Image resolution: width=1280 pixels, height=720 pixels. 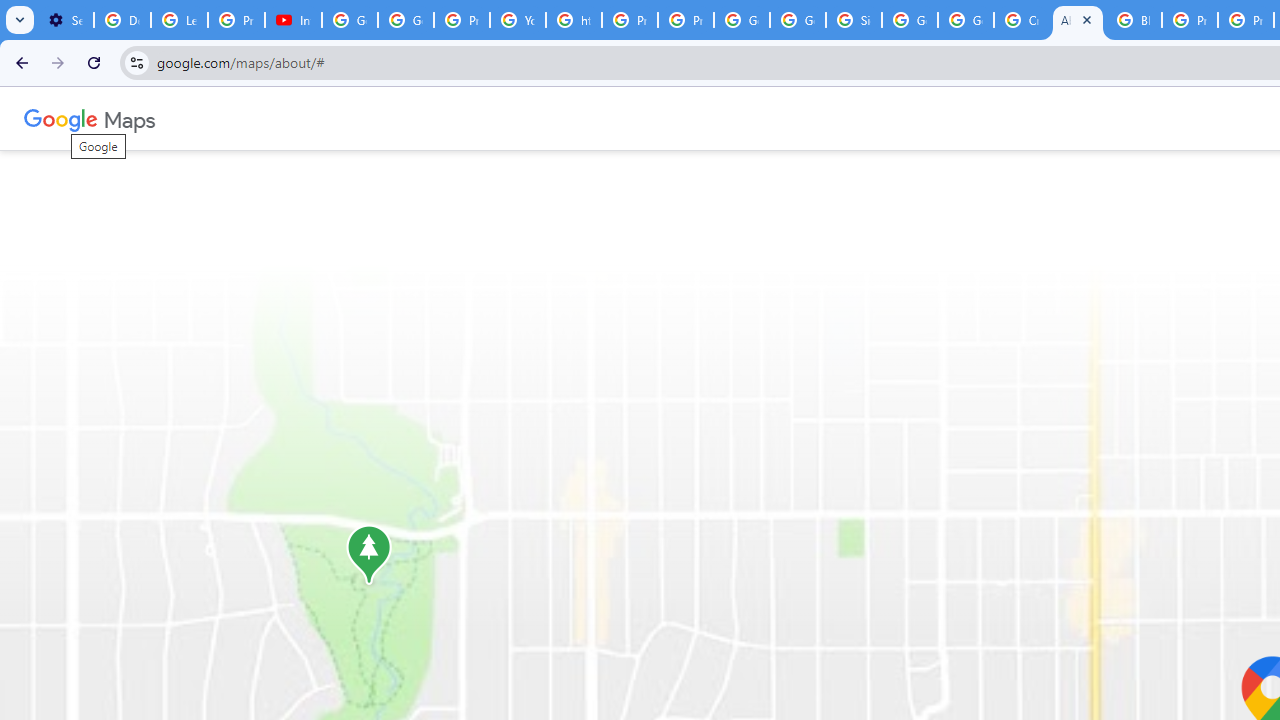 What do you see at coordinates (350, 20) in the screenshot?
I see `'Google Account Help'` at bounding box center [350, 20].